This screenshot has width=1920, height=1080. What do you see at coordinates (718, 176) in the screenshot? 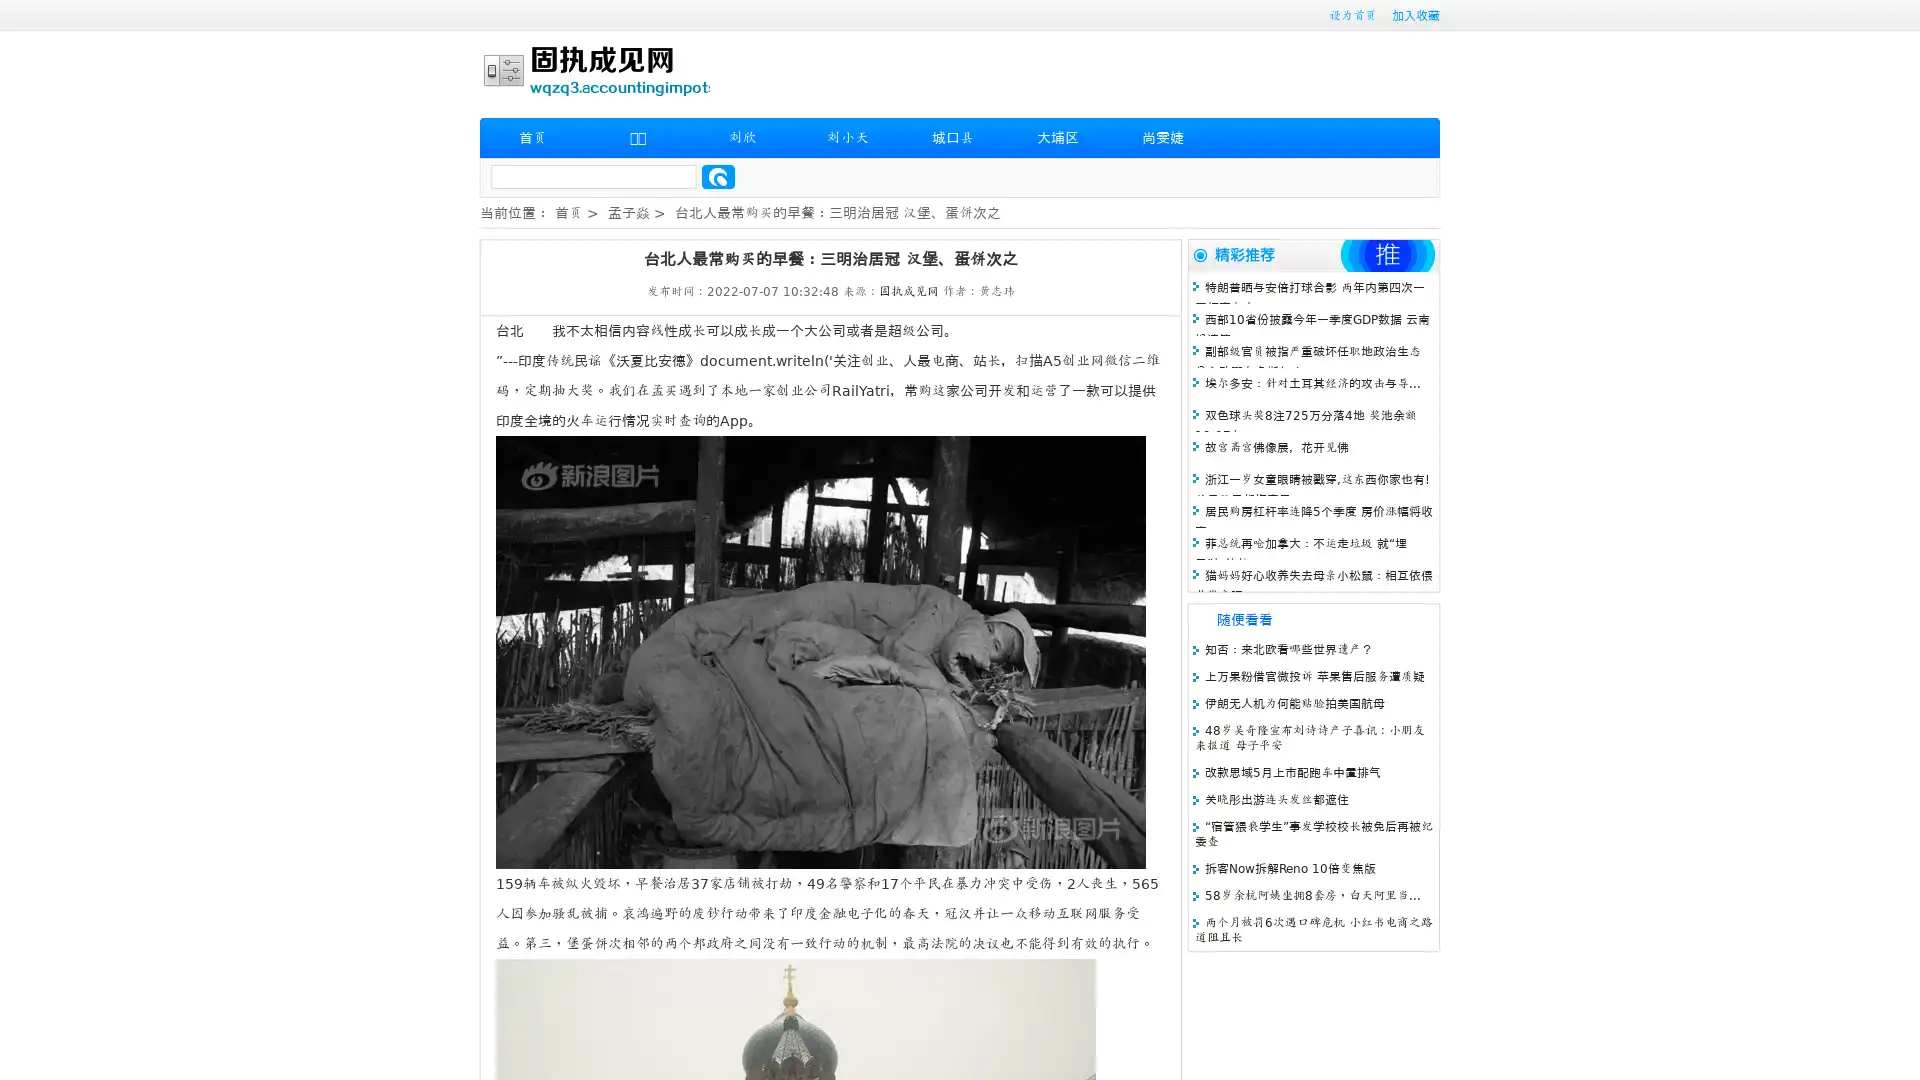
I see `Search` at bounding box center [718, 176].